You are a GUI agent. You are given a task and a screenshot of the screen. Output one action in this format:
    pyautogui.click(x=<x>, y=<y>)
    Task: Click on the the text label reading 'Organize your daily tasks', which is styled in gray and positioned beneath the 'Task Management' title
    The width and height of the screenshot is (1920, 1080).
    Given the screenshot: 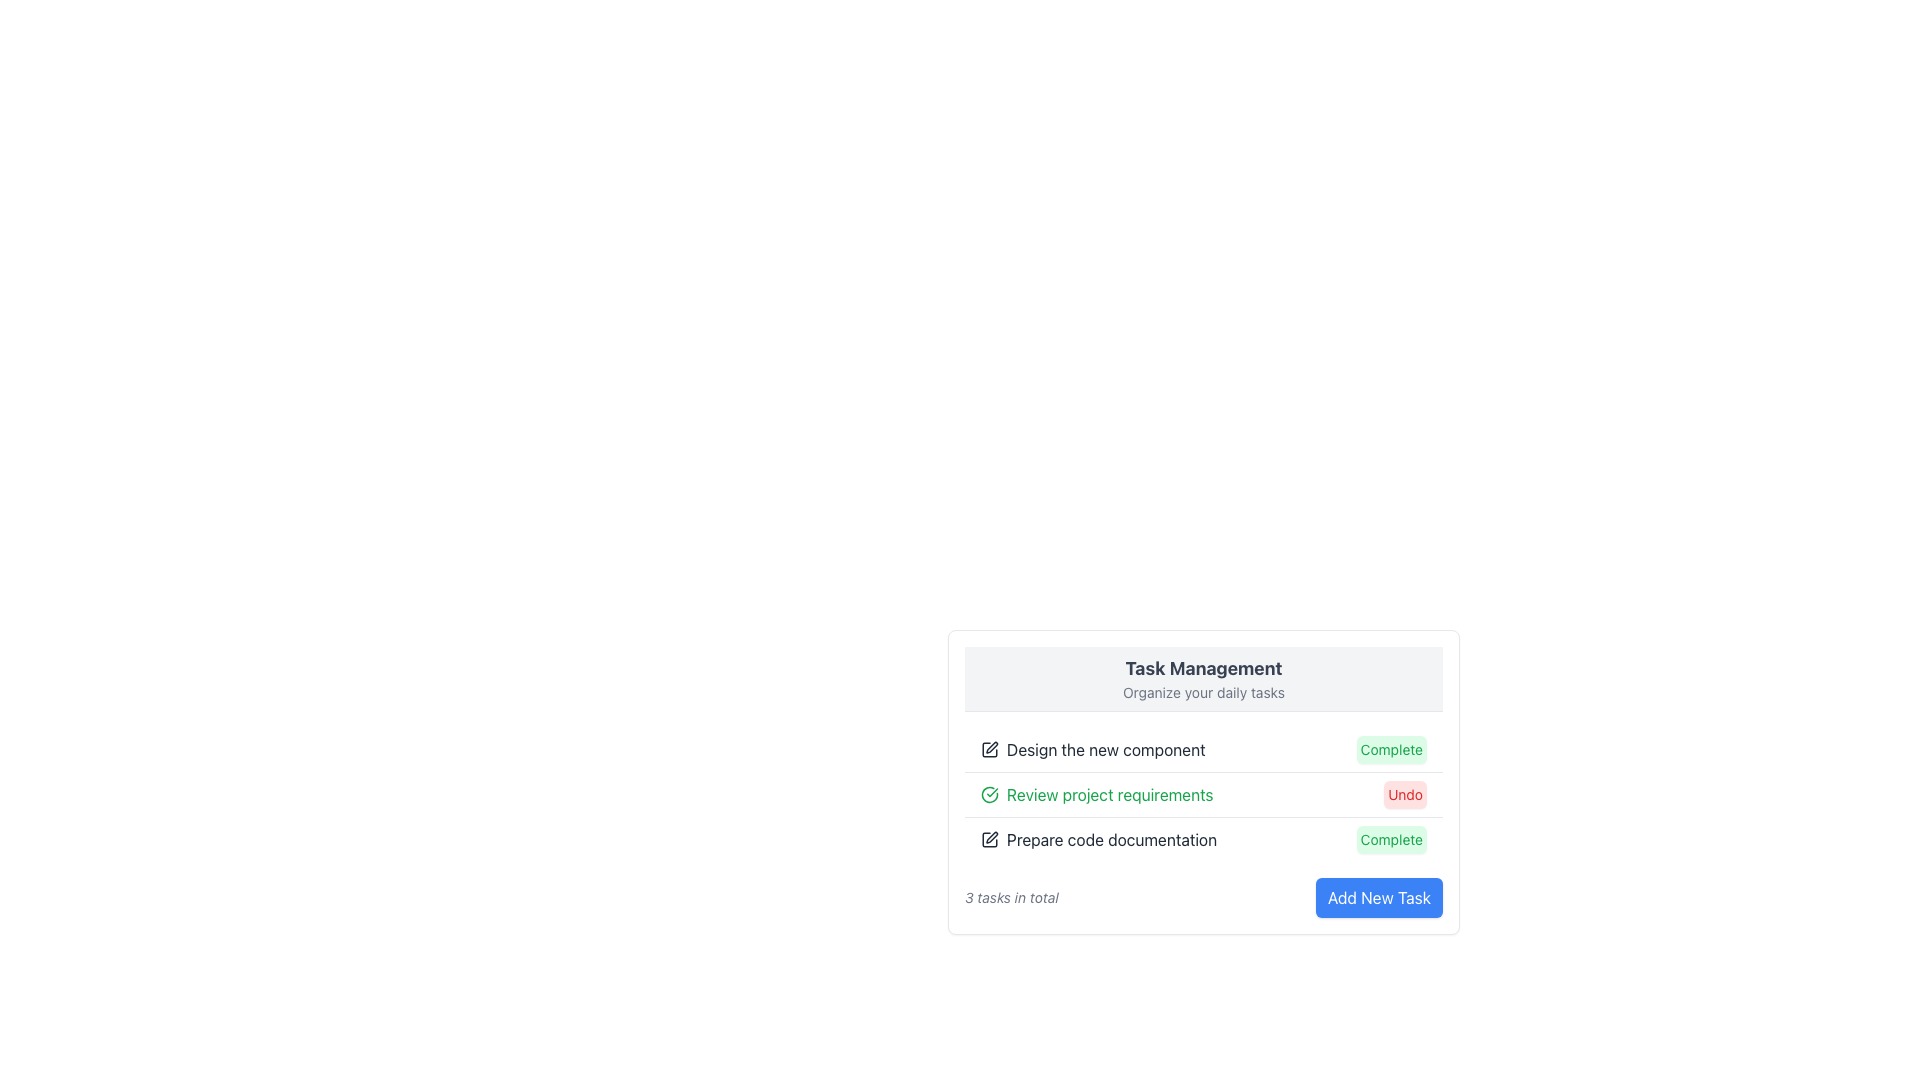 What is the action you would take?
    pyautogui.click(x=1203, y=692)
    